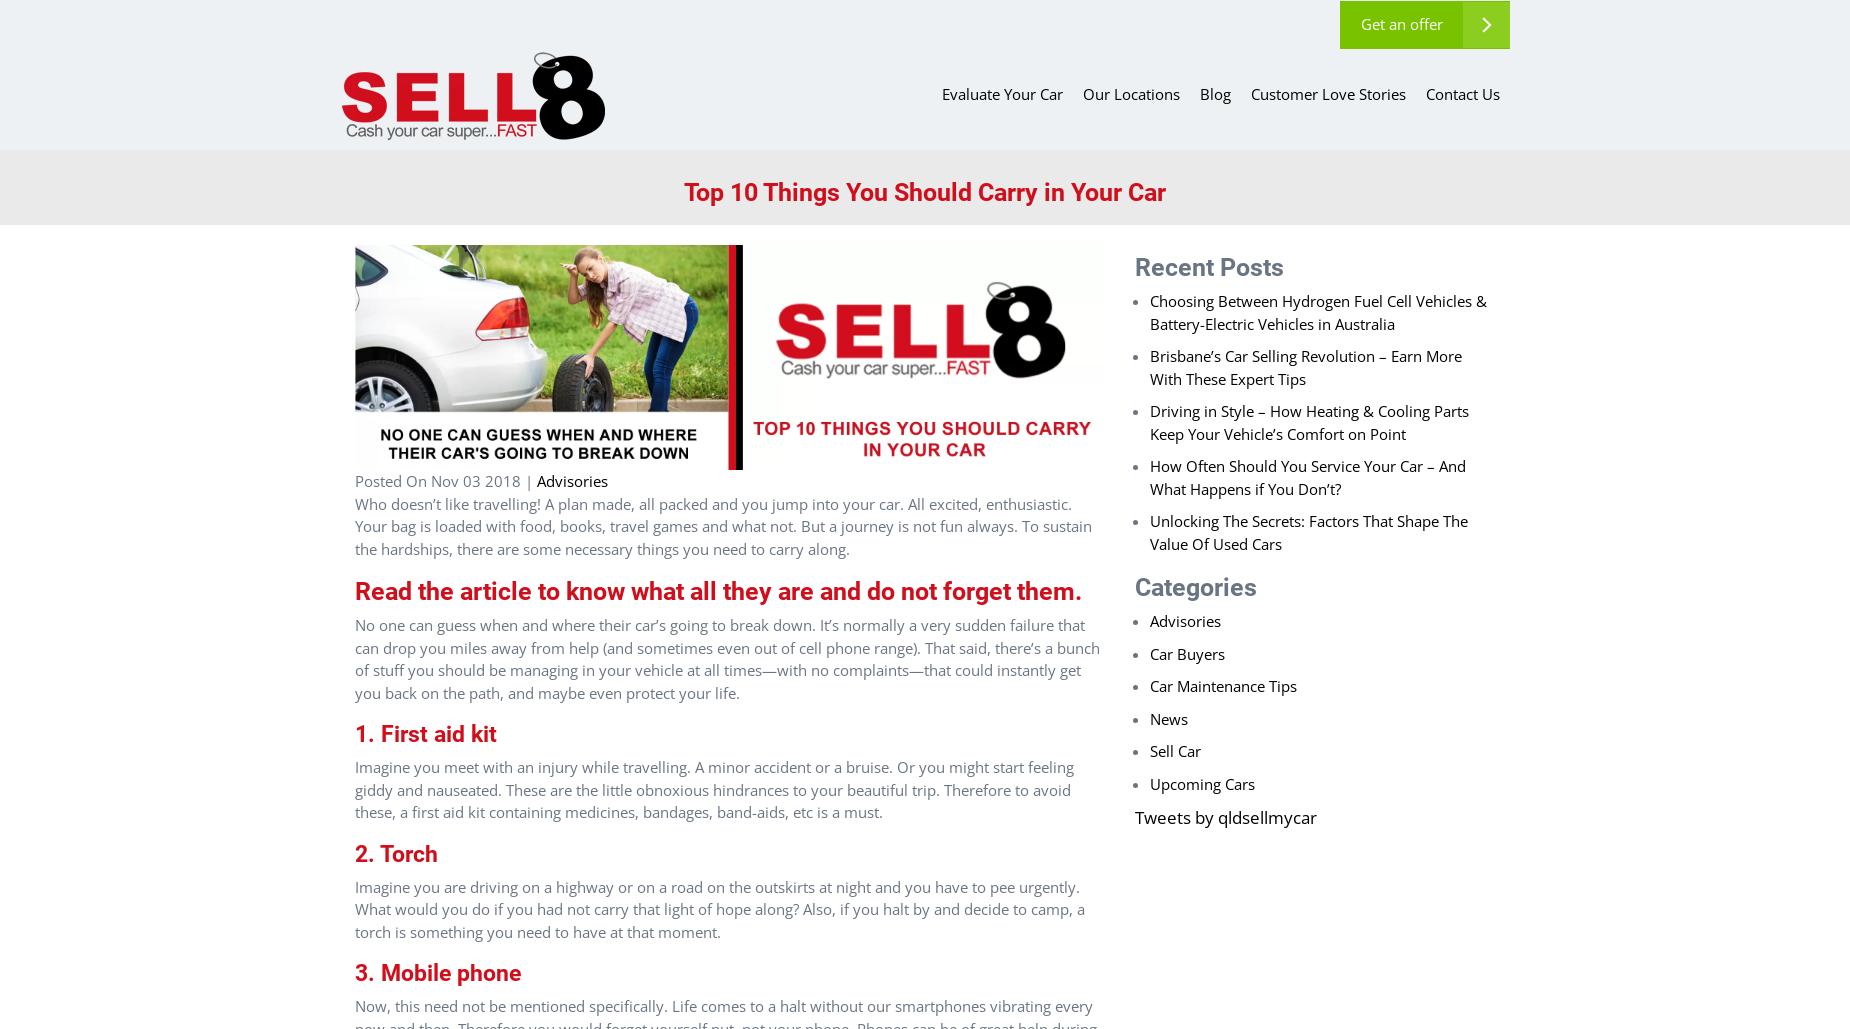 This screenshot has height=1029, width=1850. I want to click on '07 3082 6426', so click(1187, 42).